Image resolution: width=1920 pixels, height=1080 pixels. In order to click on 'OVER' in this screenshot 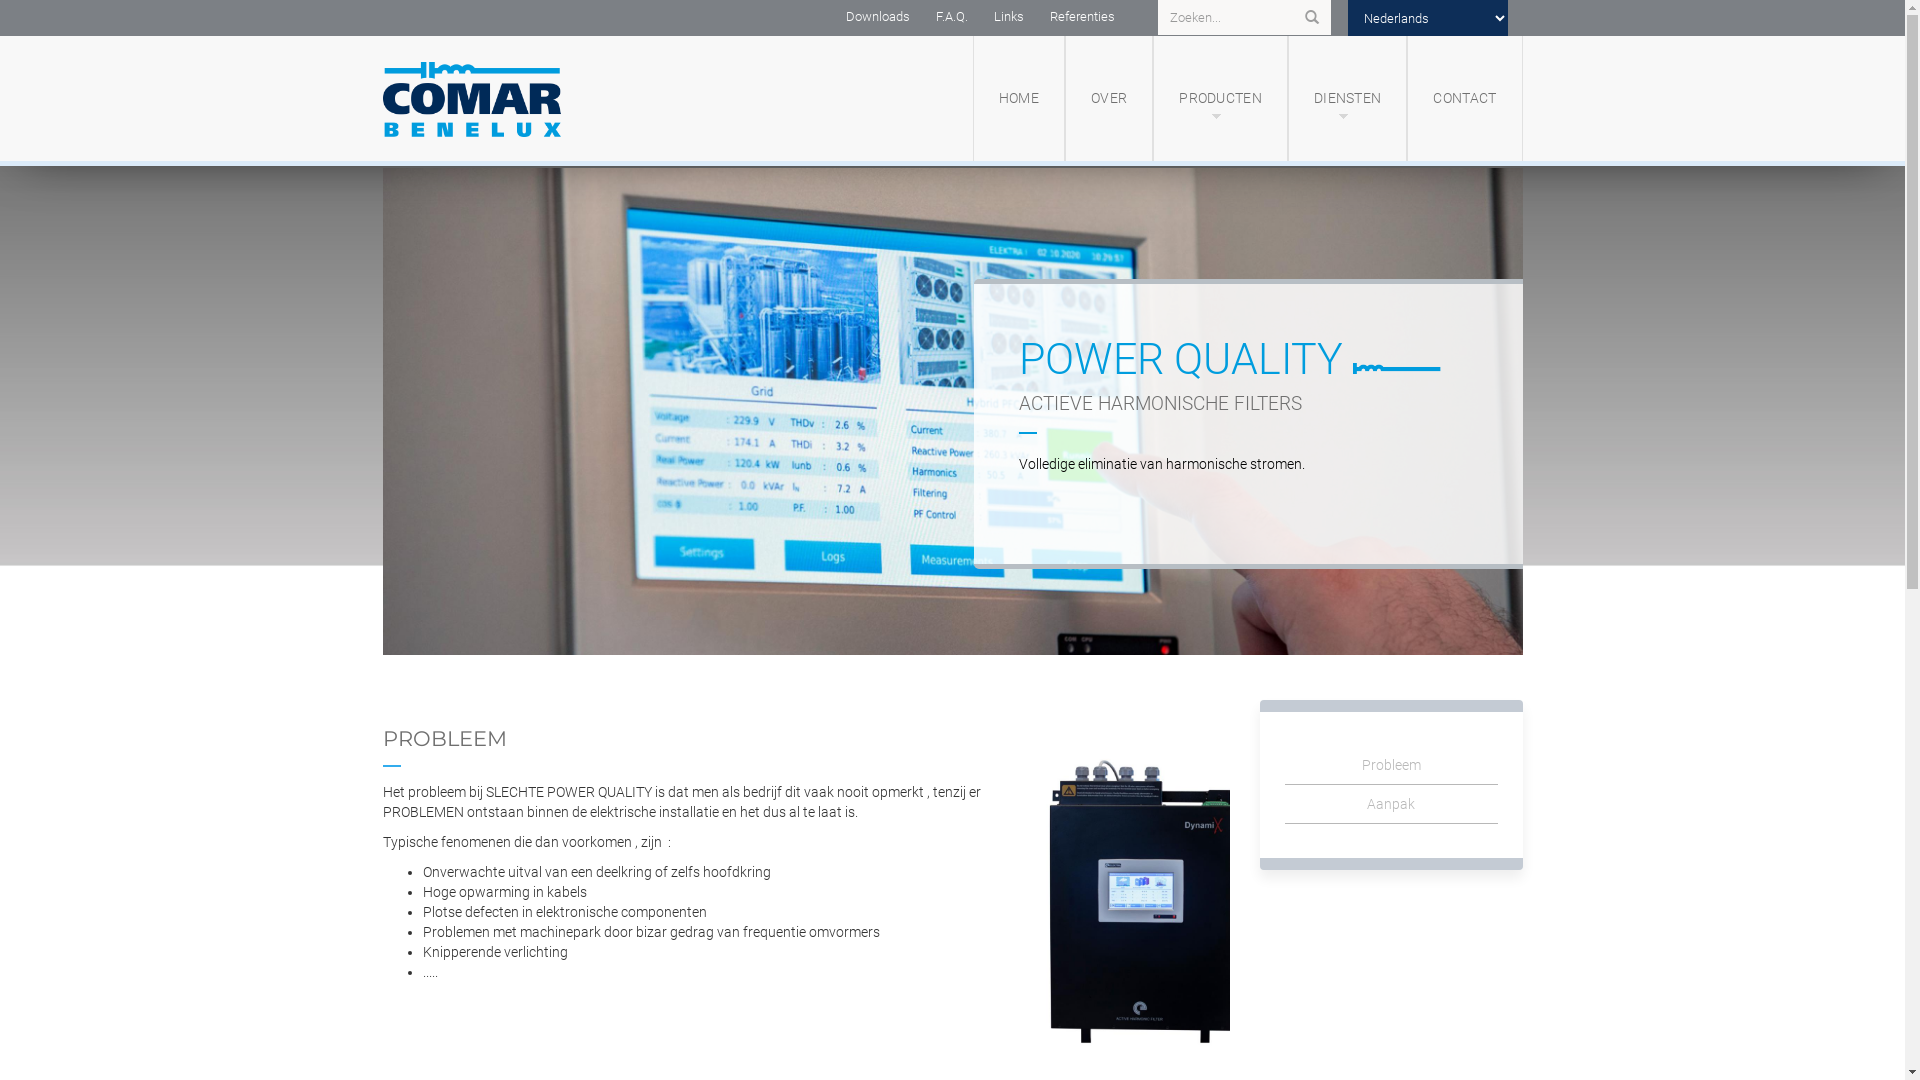, I will do `click(1107, 98)`.